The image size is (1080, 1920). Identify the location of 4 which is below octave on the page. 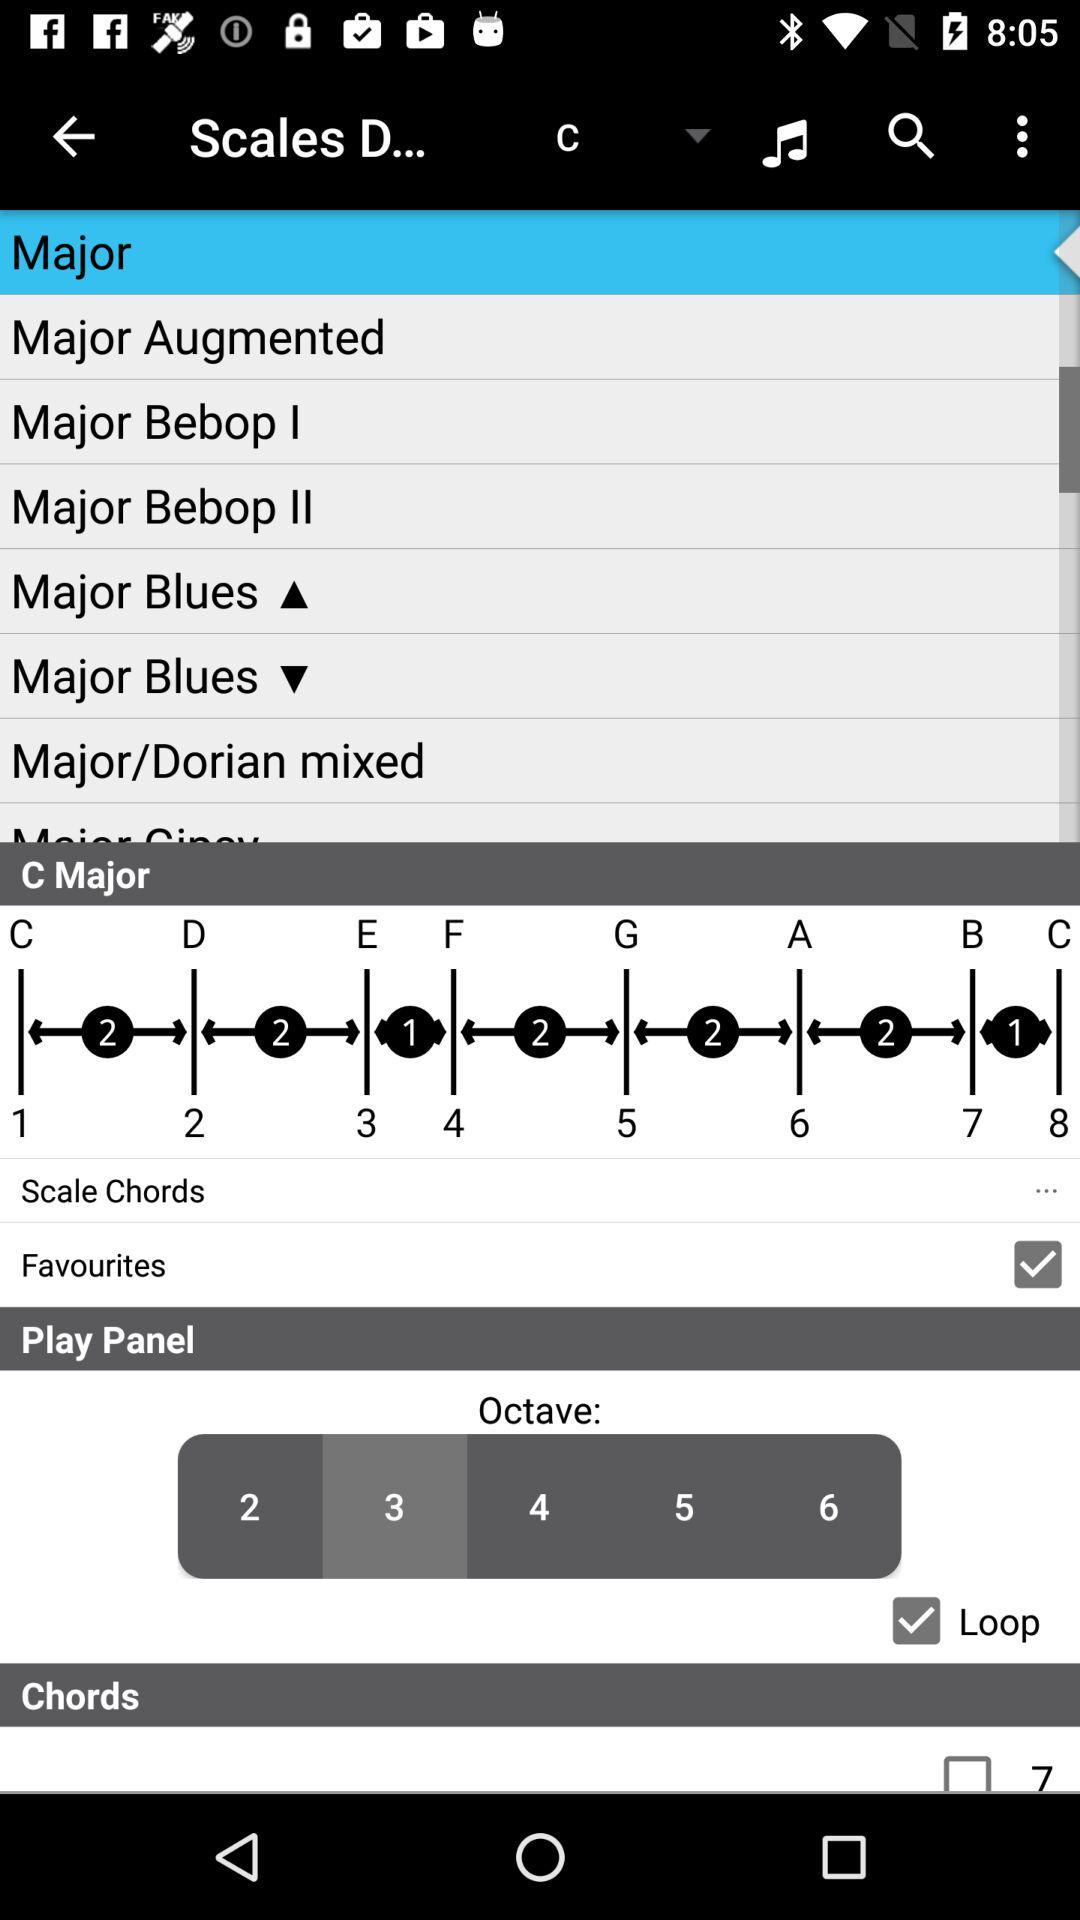
(538, 1506).